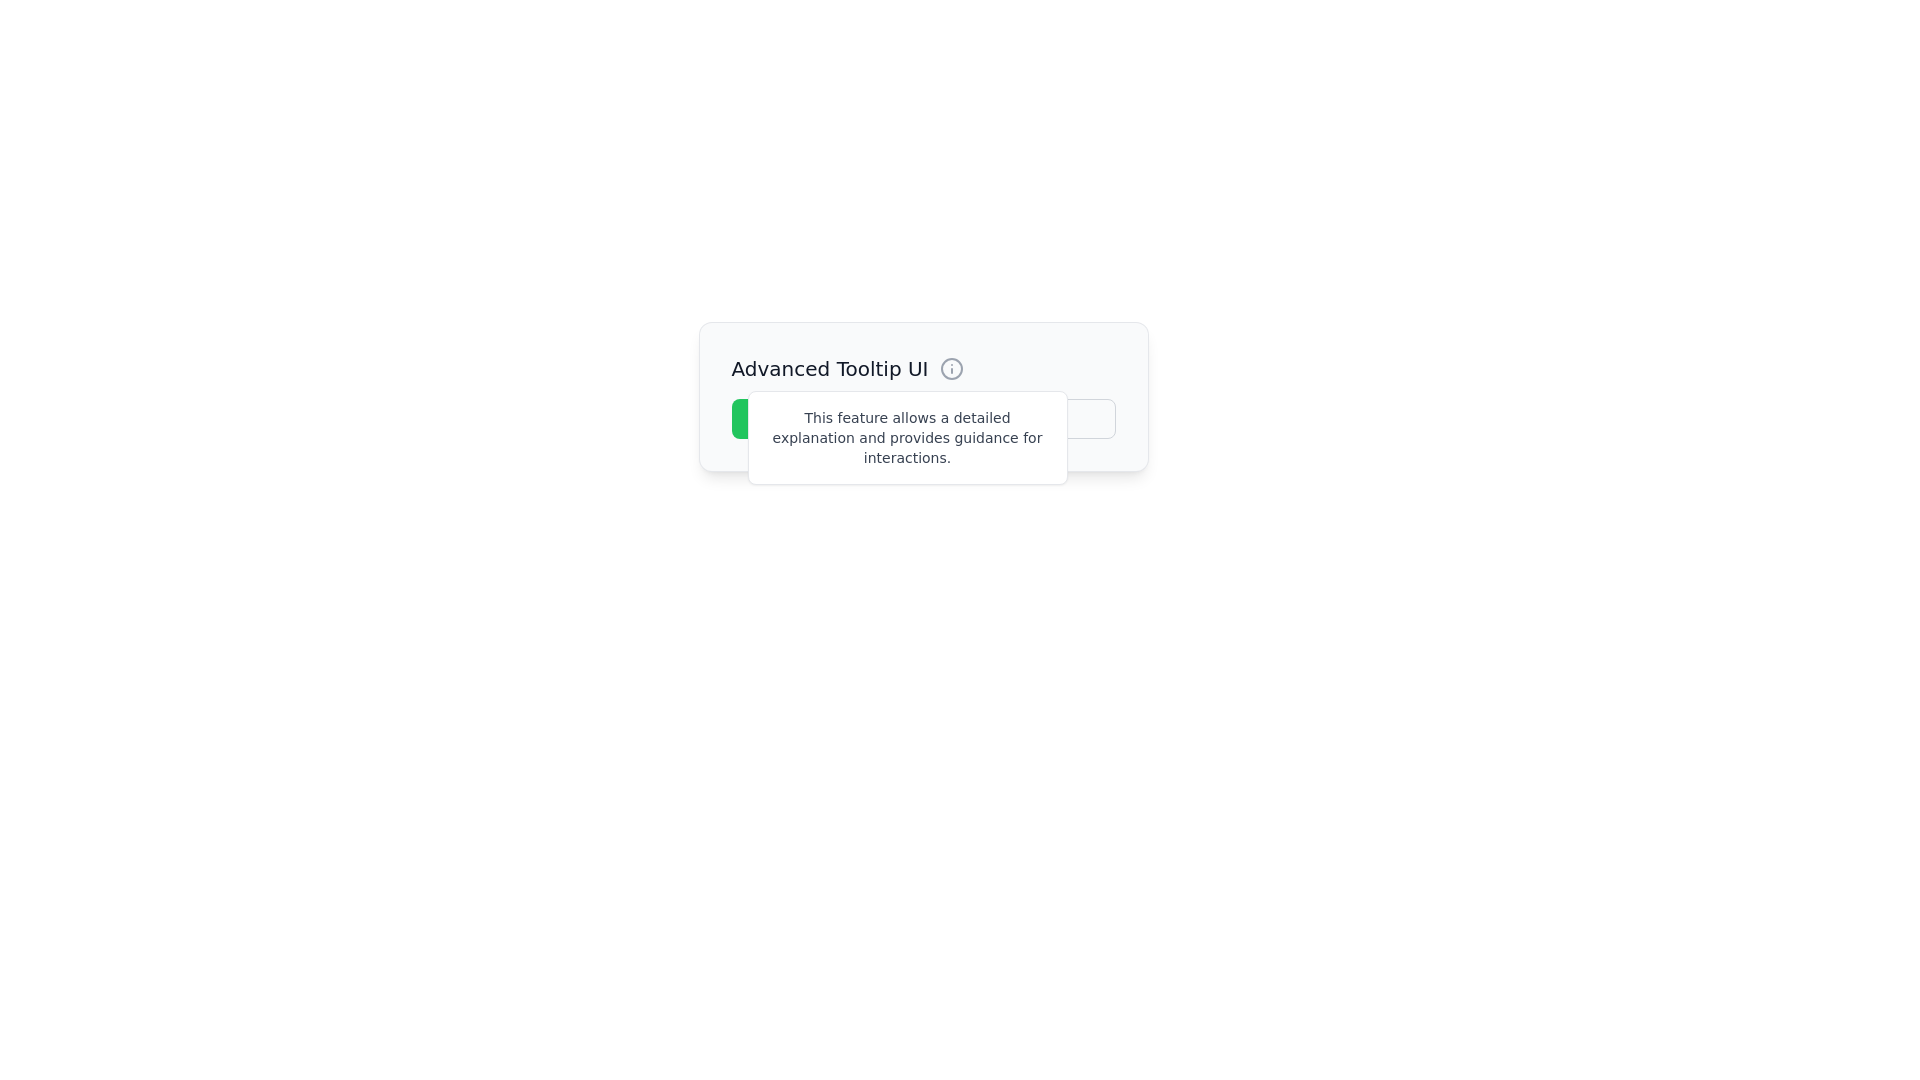  What do you see at coordinates (906, 437) in the screenshot?
I see `the tooltip box that contains the text 'This feature allows a detailed explanation and provides guidance for interactions.' It is a rectangular element with a white background and black text, positioned below the title between the 'Confirm' and 'Cancel' buttons` at bounding box center [906, 437].